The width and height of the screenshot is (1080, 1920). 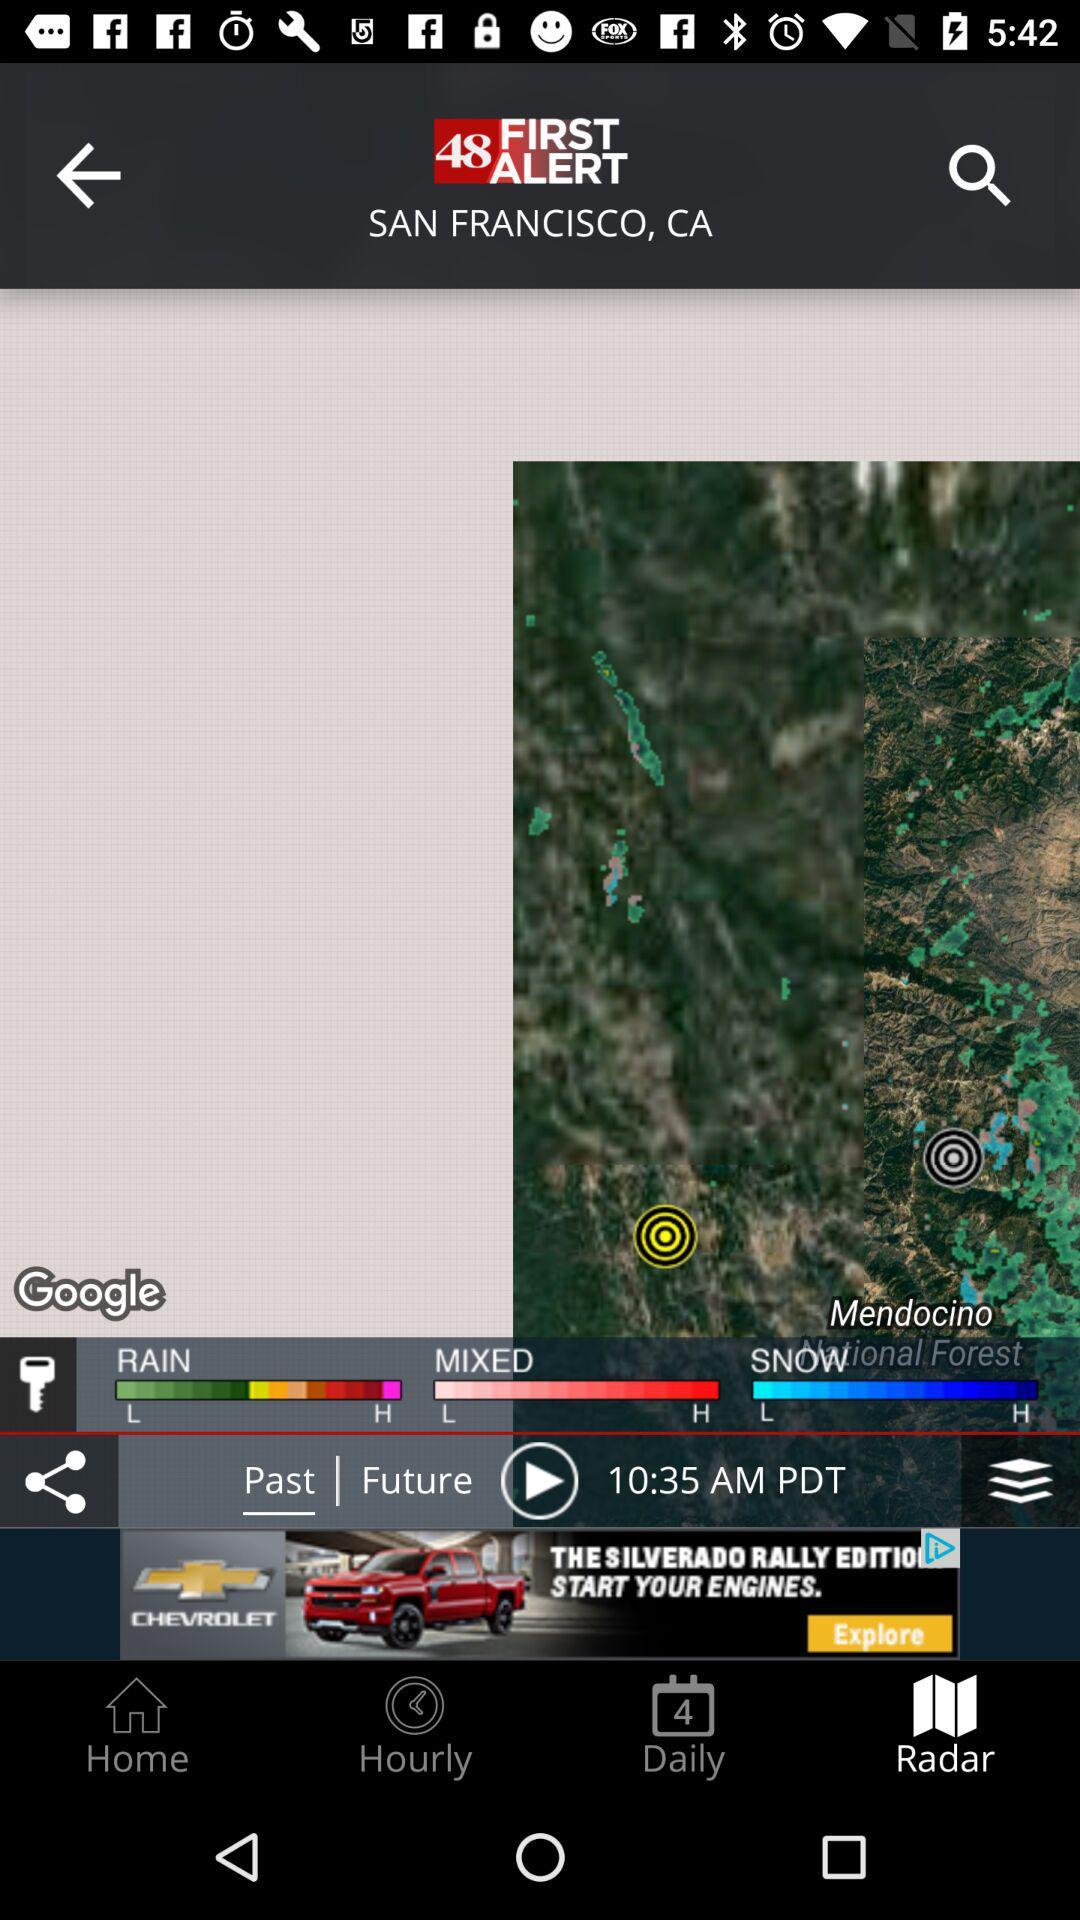 What do you see at coordinates (945, 1726) in the screenshot?
I see `the icon to the right of daily item` at bounding box center [945, 1726].